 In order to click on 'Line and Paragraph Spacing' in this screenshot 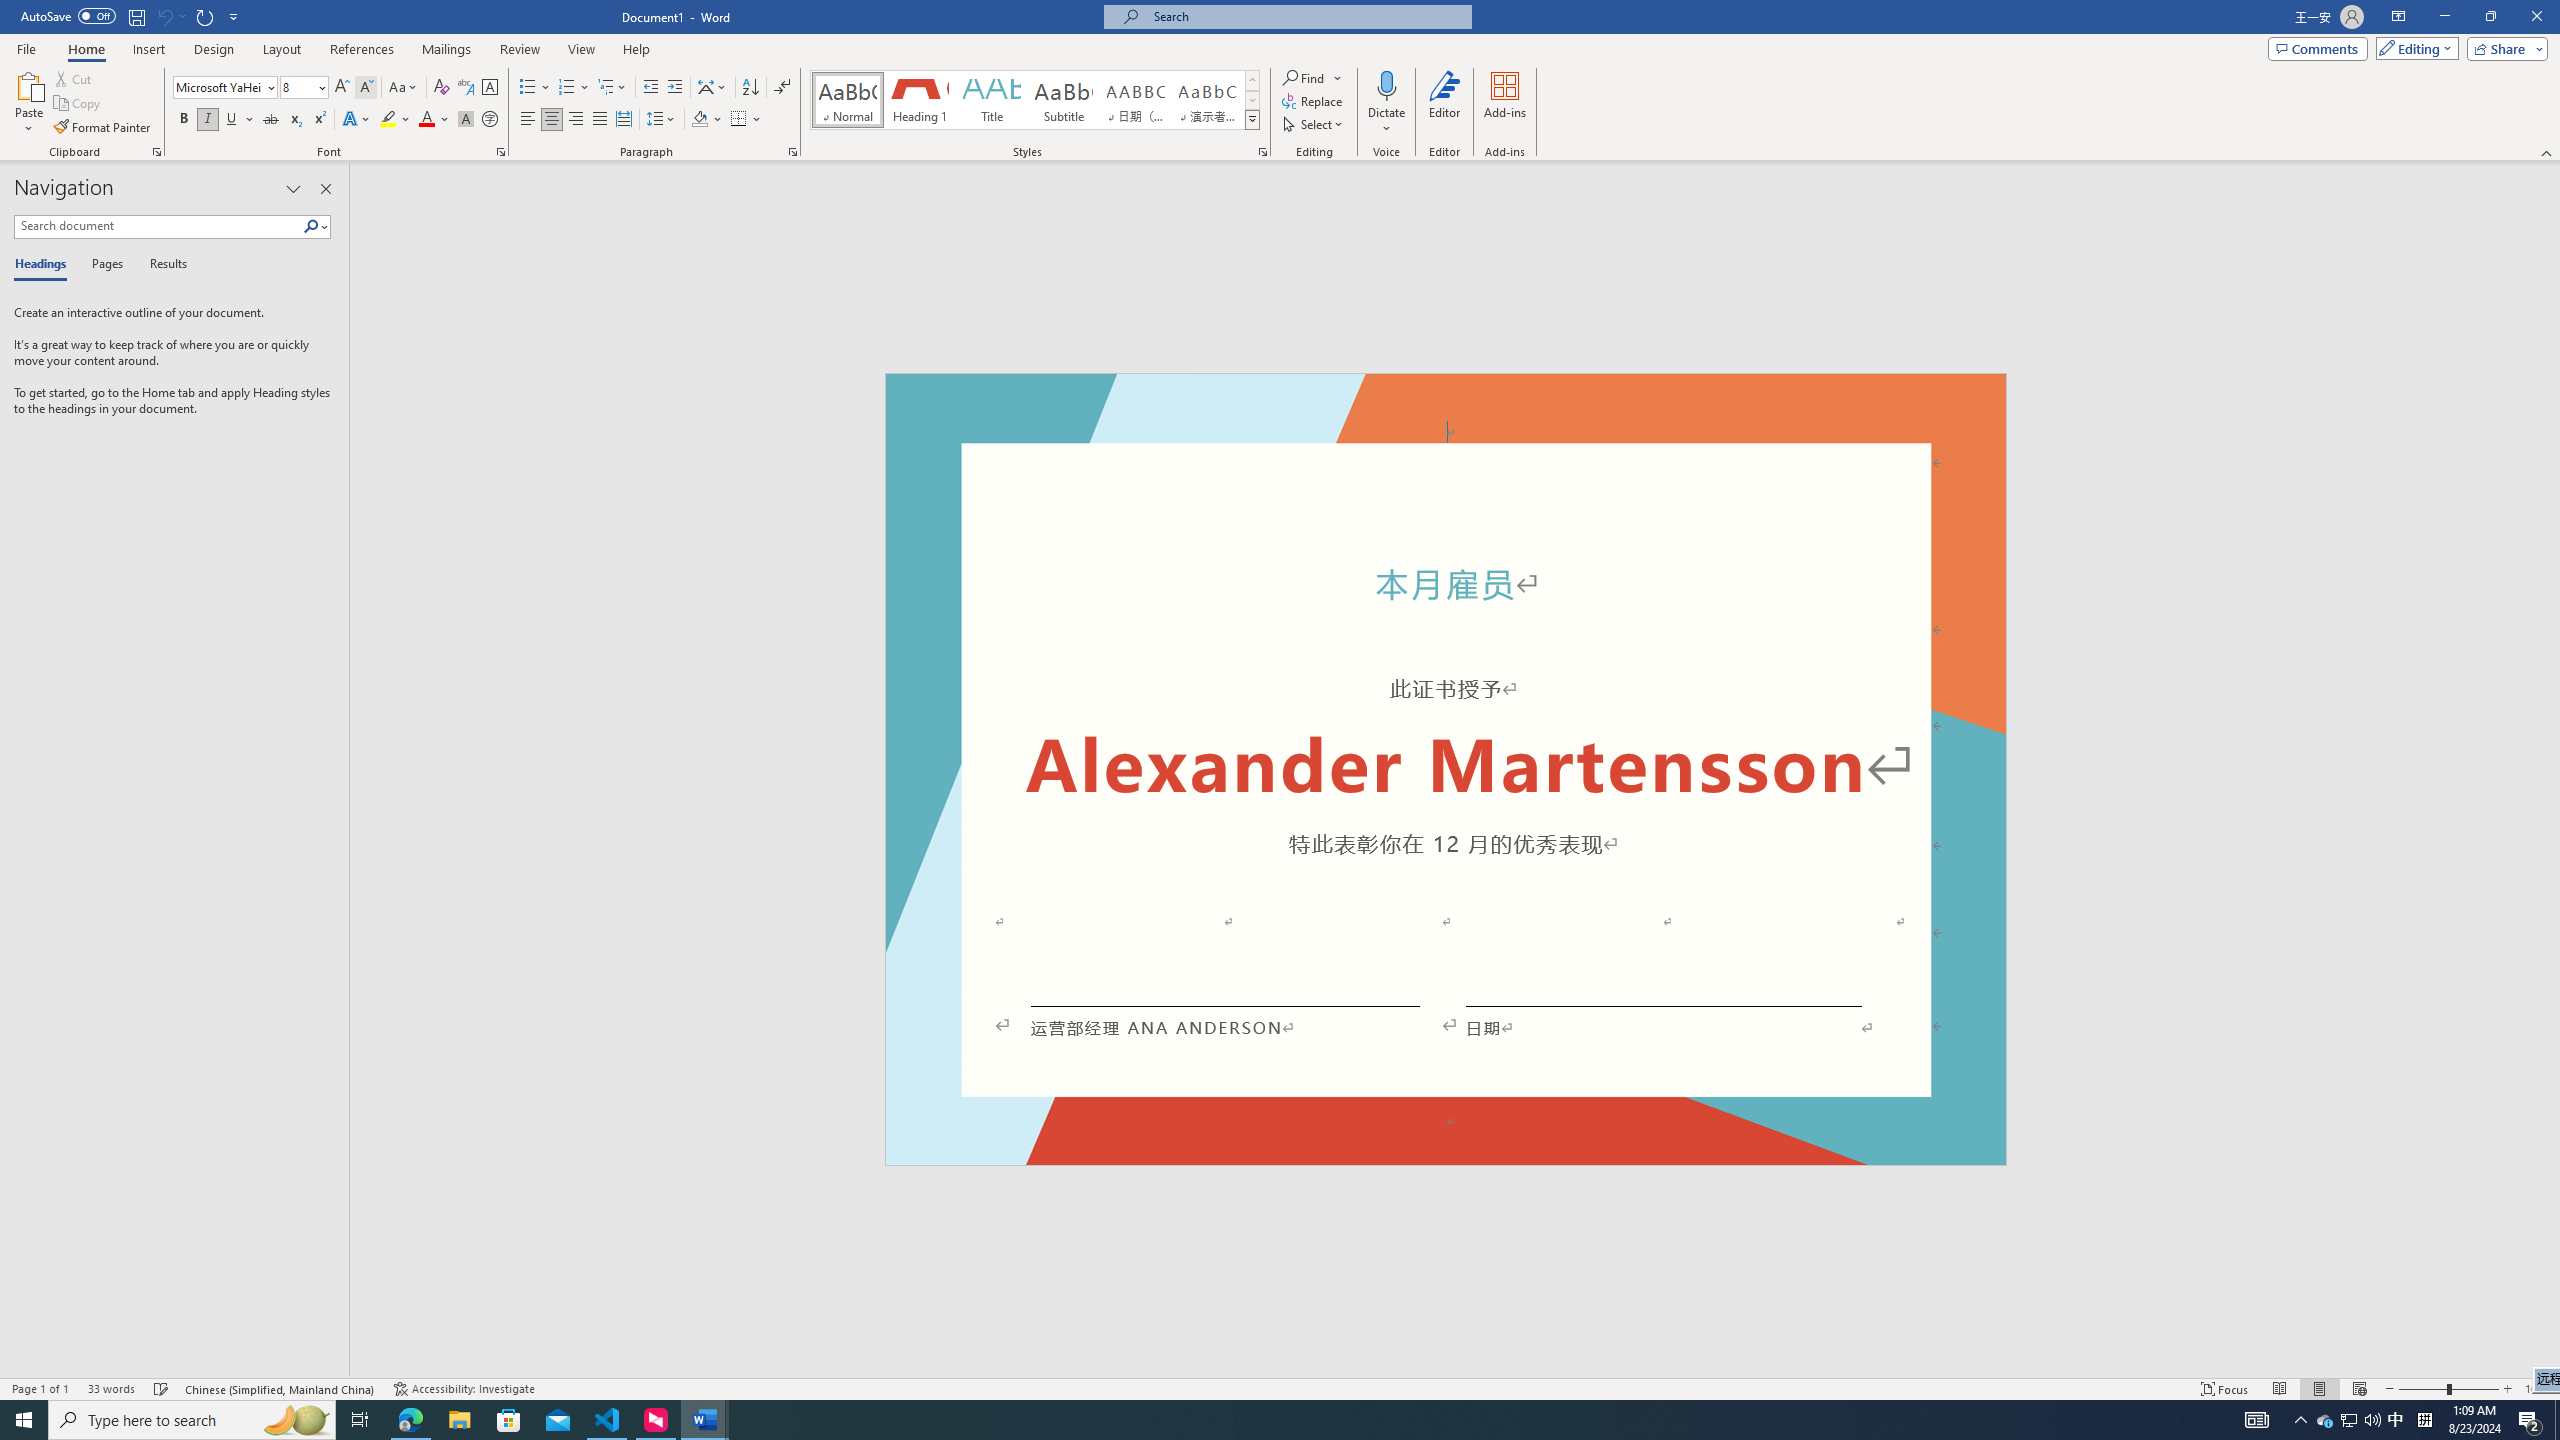, I will do `click(663, 118)`.